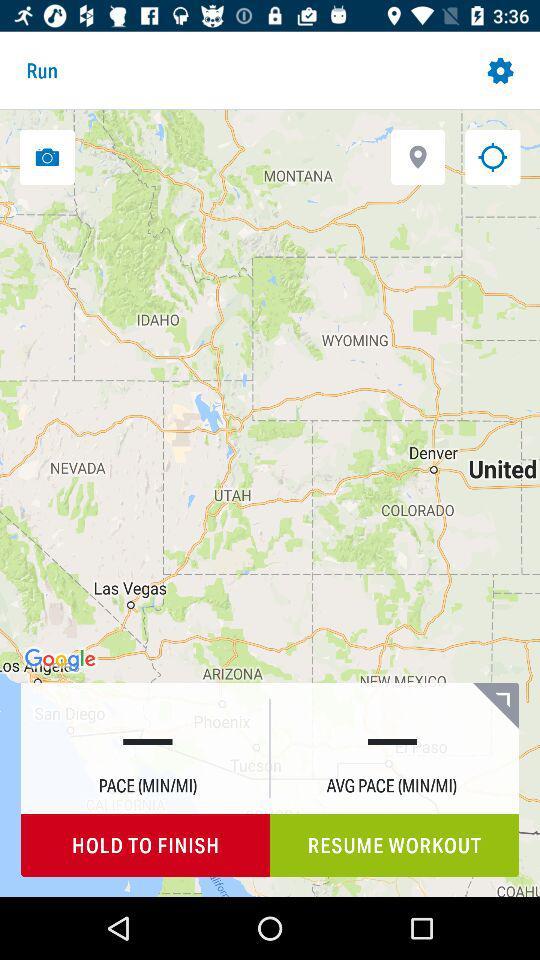 The height and width of the screenshot is (960, 540). I want to click on the icon next to hold to finish, so click(394, 844).